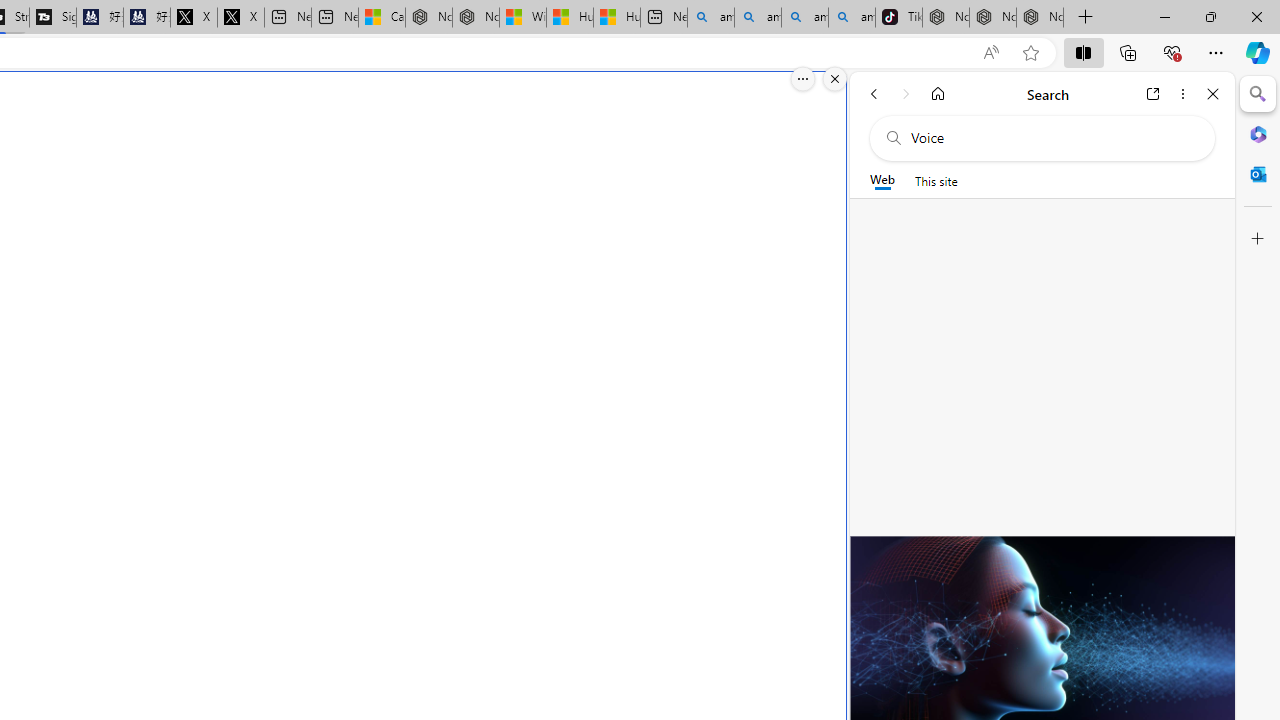  Describe the element at coordinates (905, 93) in the screenshot. I see `'Forward'` at that location.